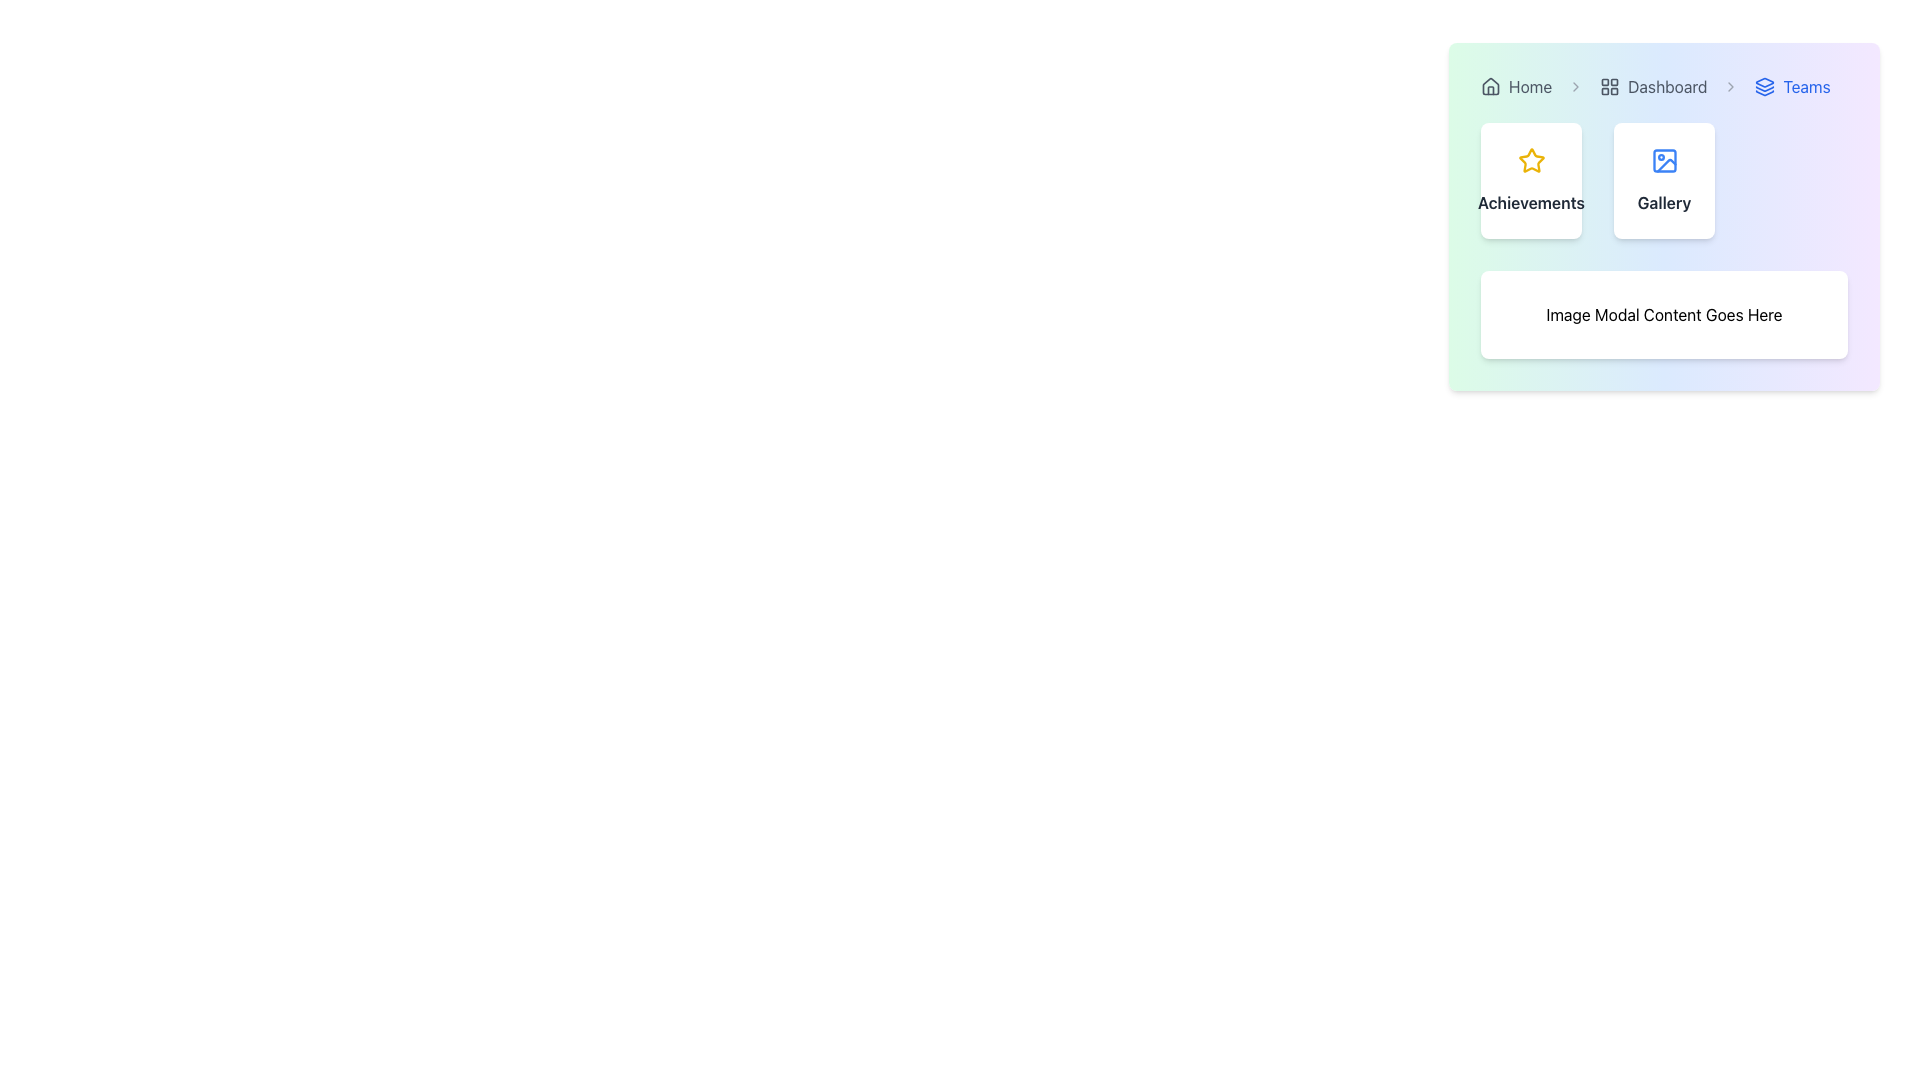  What do you see at coordinates (1653, 86) in the screenshot?
I see `the 'Dashboard' navigation label with an associated grid icon` at bounding box center [1653, 86].